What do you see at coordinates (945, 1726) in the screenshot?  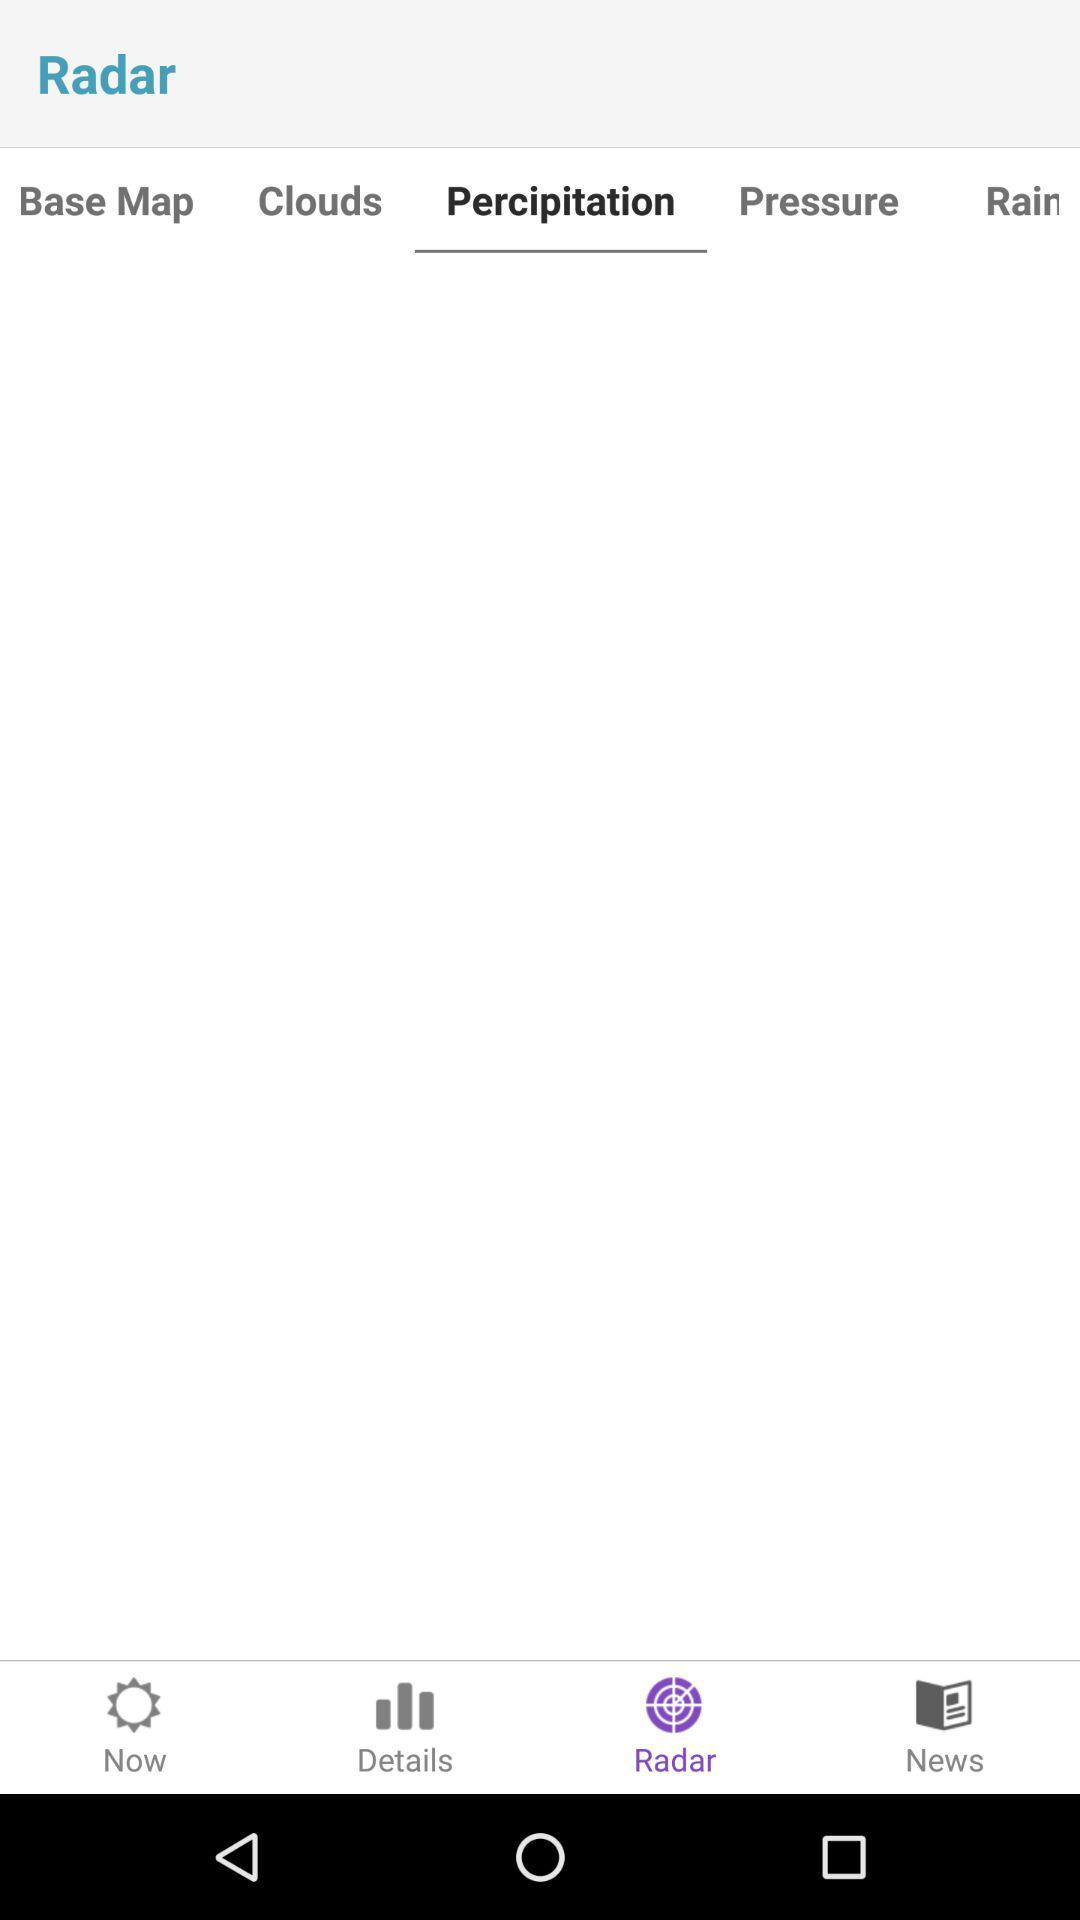 I see `item at the bottom right corner` at bounding box center [945, 1726].